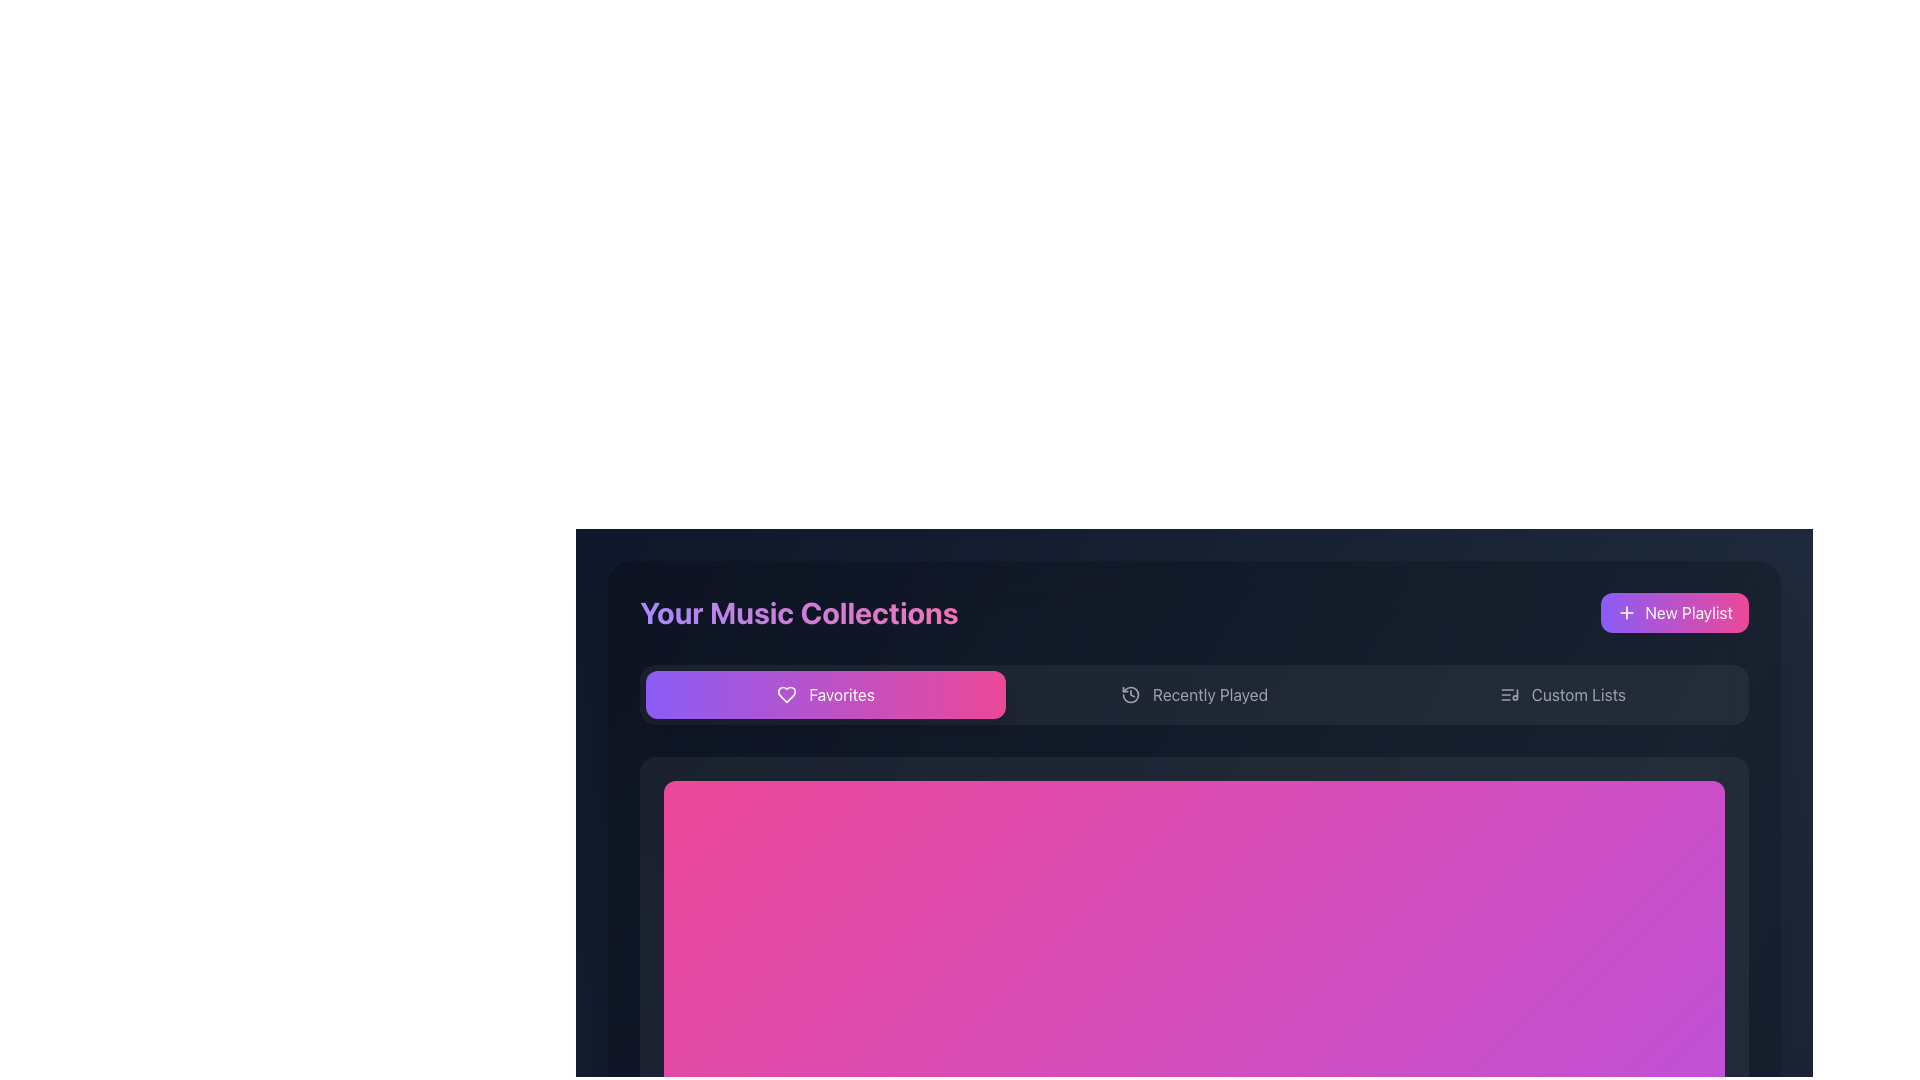 This screenshot has width=1920, height=1080. What do you see at coordinates (786, 693) in the screenshot?
I see `the heart-shaped SVG icon with a gradient fill located in the 'Favorites' tab of the navigation bar in the 'Your Music Collections' section` at bounding box center [786, 693].